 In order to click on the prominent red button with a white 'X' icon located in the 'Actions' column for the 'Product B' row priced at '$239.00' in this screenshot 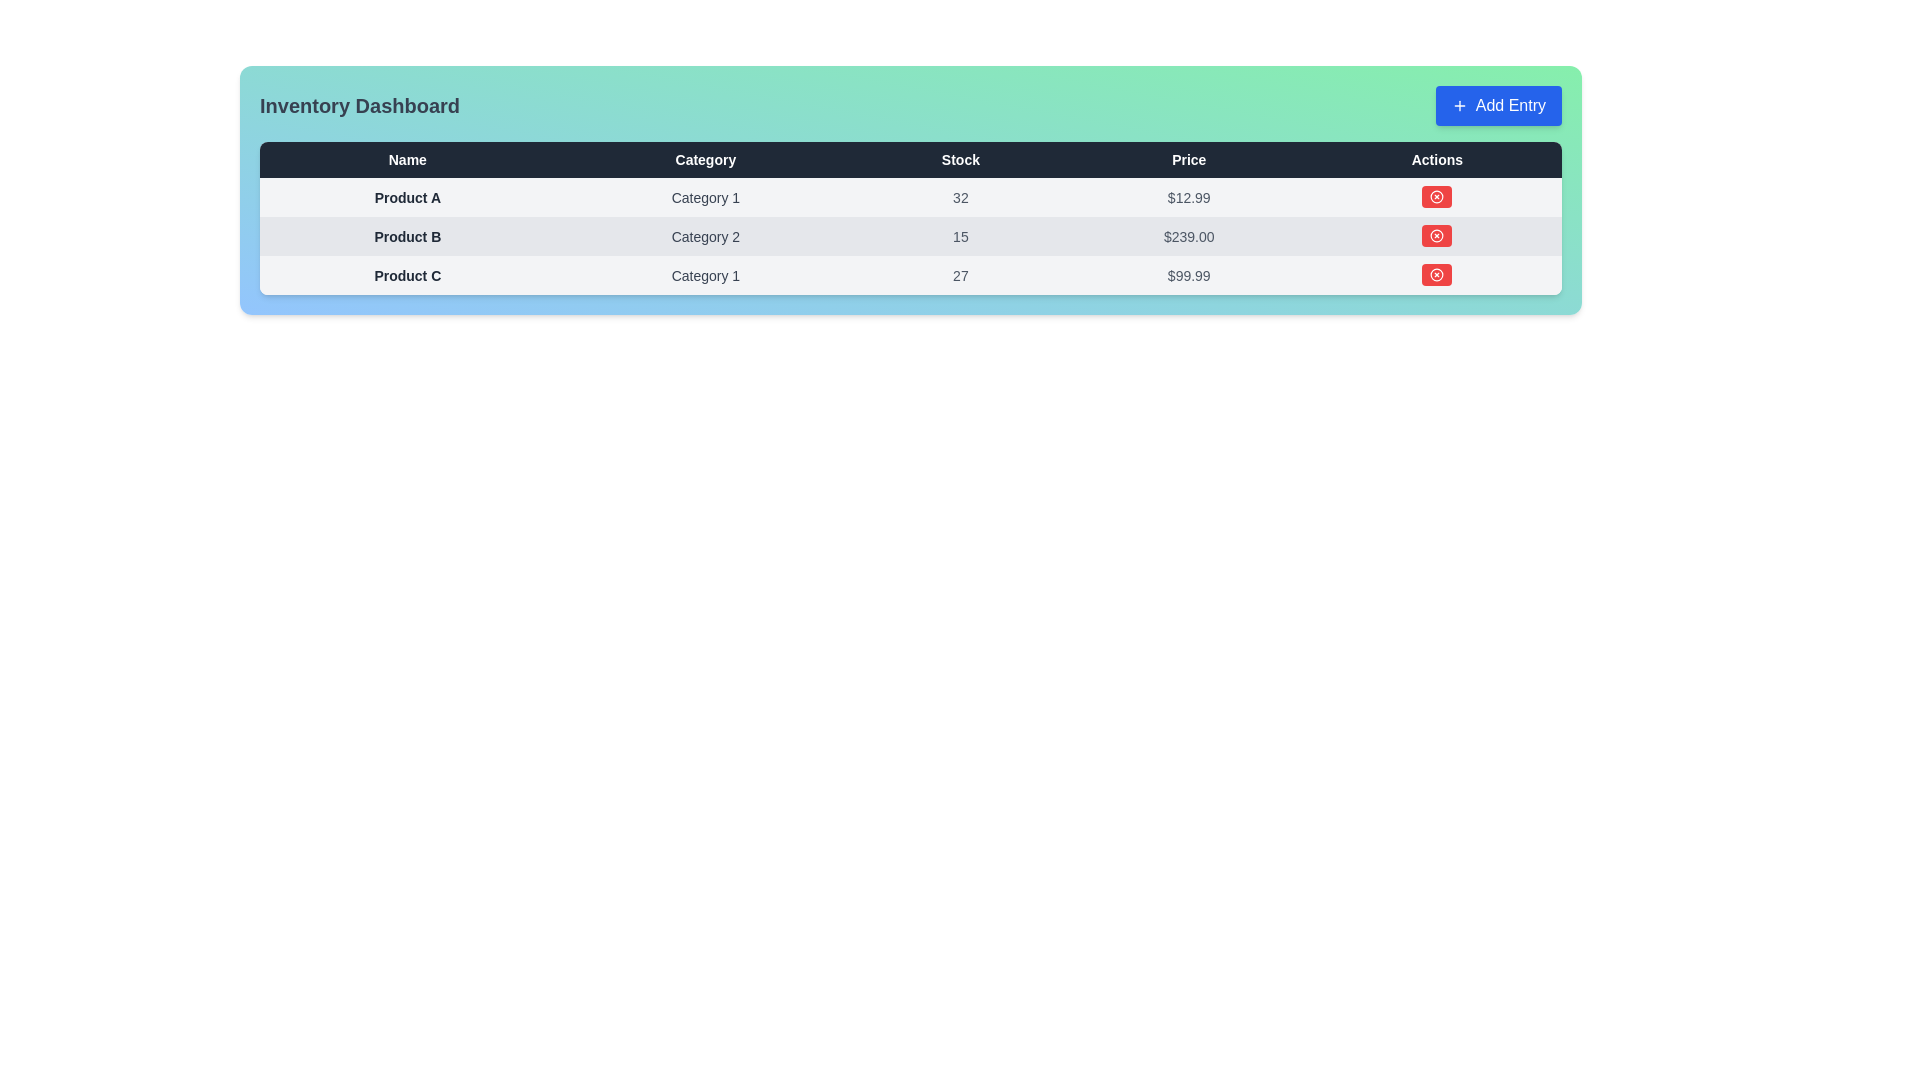, I will do `click(1436, 235)`.